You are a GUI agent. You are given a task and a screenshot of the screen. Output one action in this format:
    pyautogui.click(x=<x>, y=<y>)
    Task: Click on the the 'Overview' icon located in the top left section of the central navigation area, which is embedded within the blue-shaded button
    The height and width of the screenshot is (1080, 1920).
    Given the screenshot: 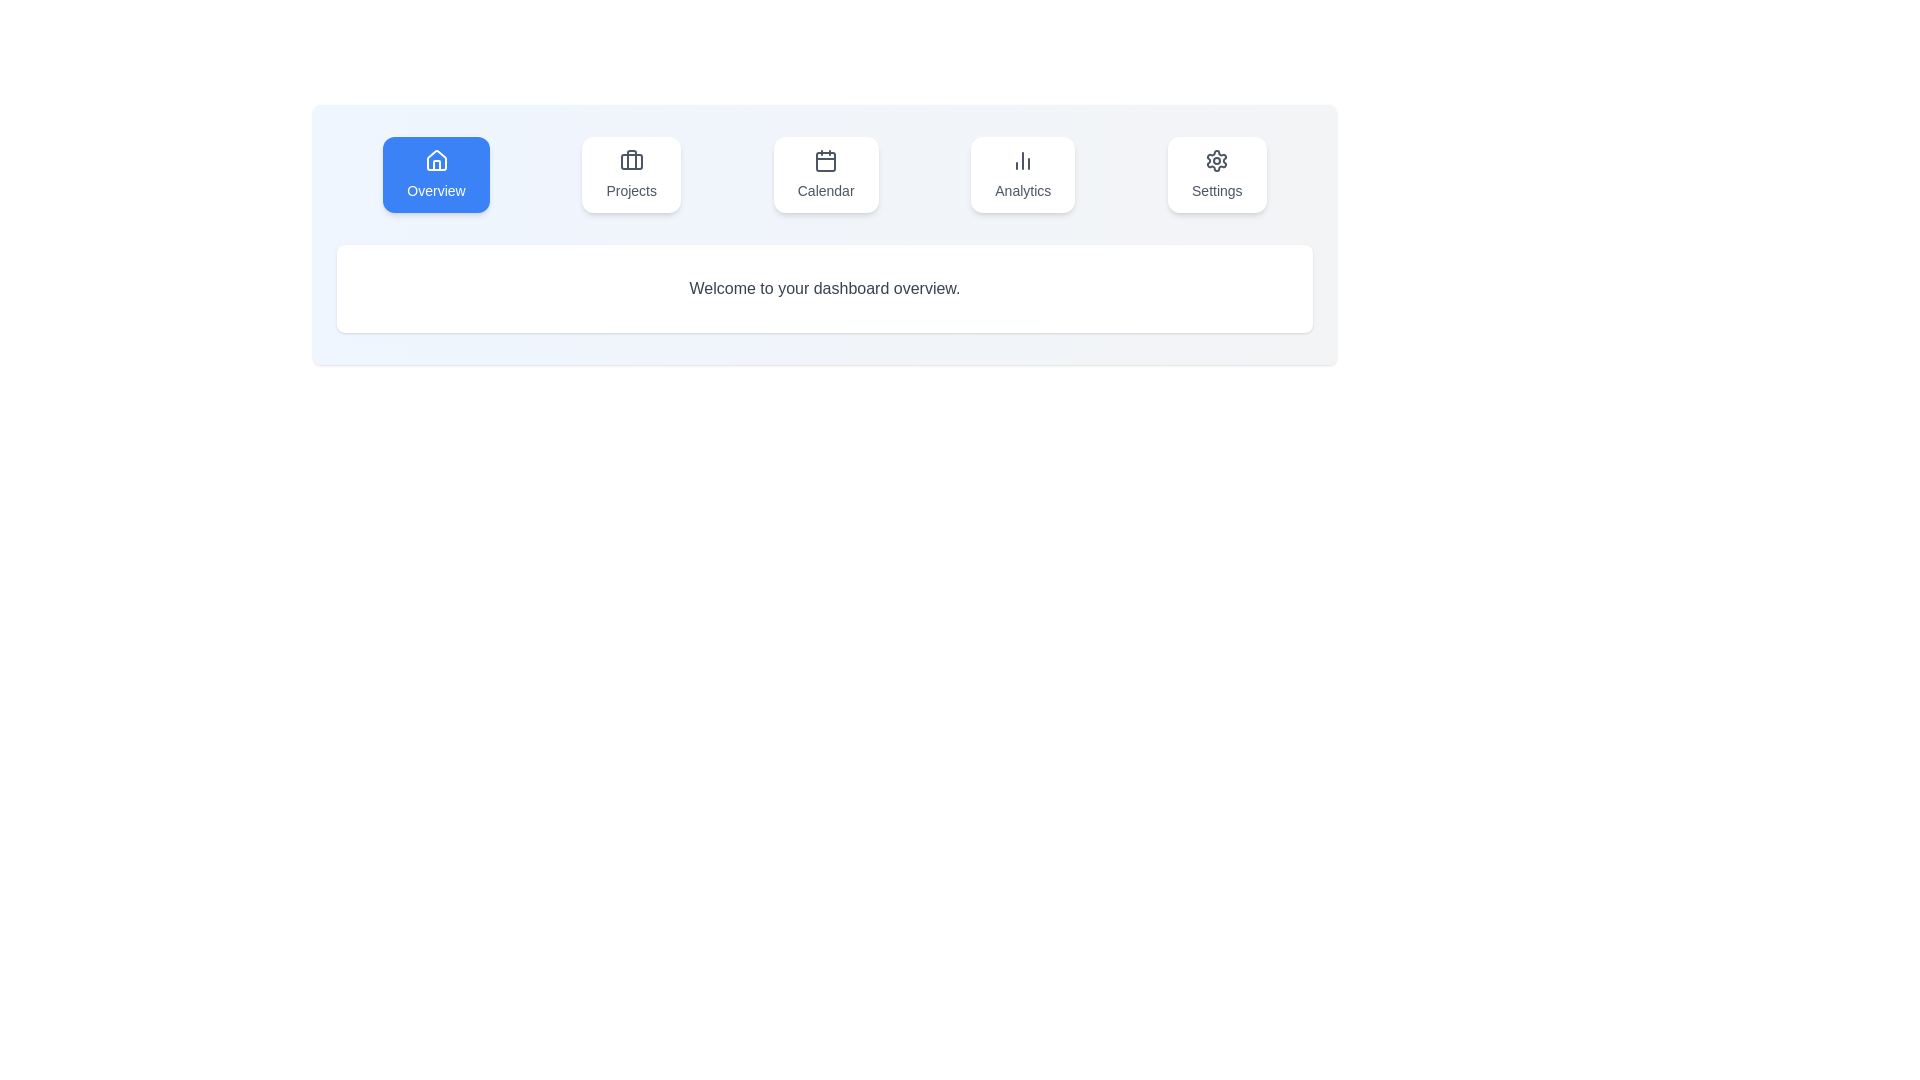 What is the action you would take?
    pyautogui.click(x=435, y=160)
    